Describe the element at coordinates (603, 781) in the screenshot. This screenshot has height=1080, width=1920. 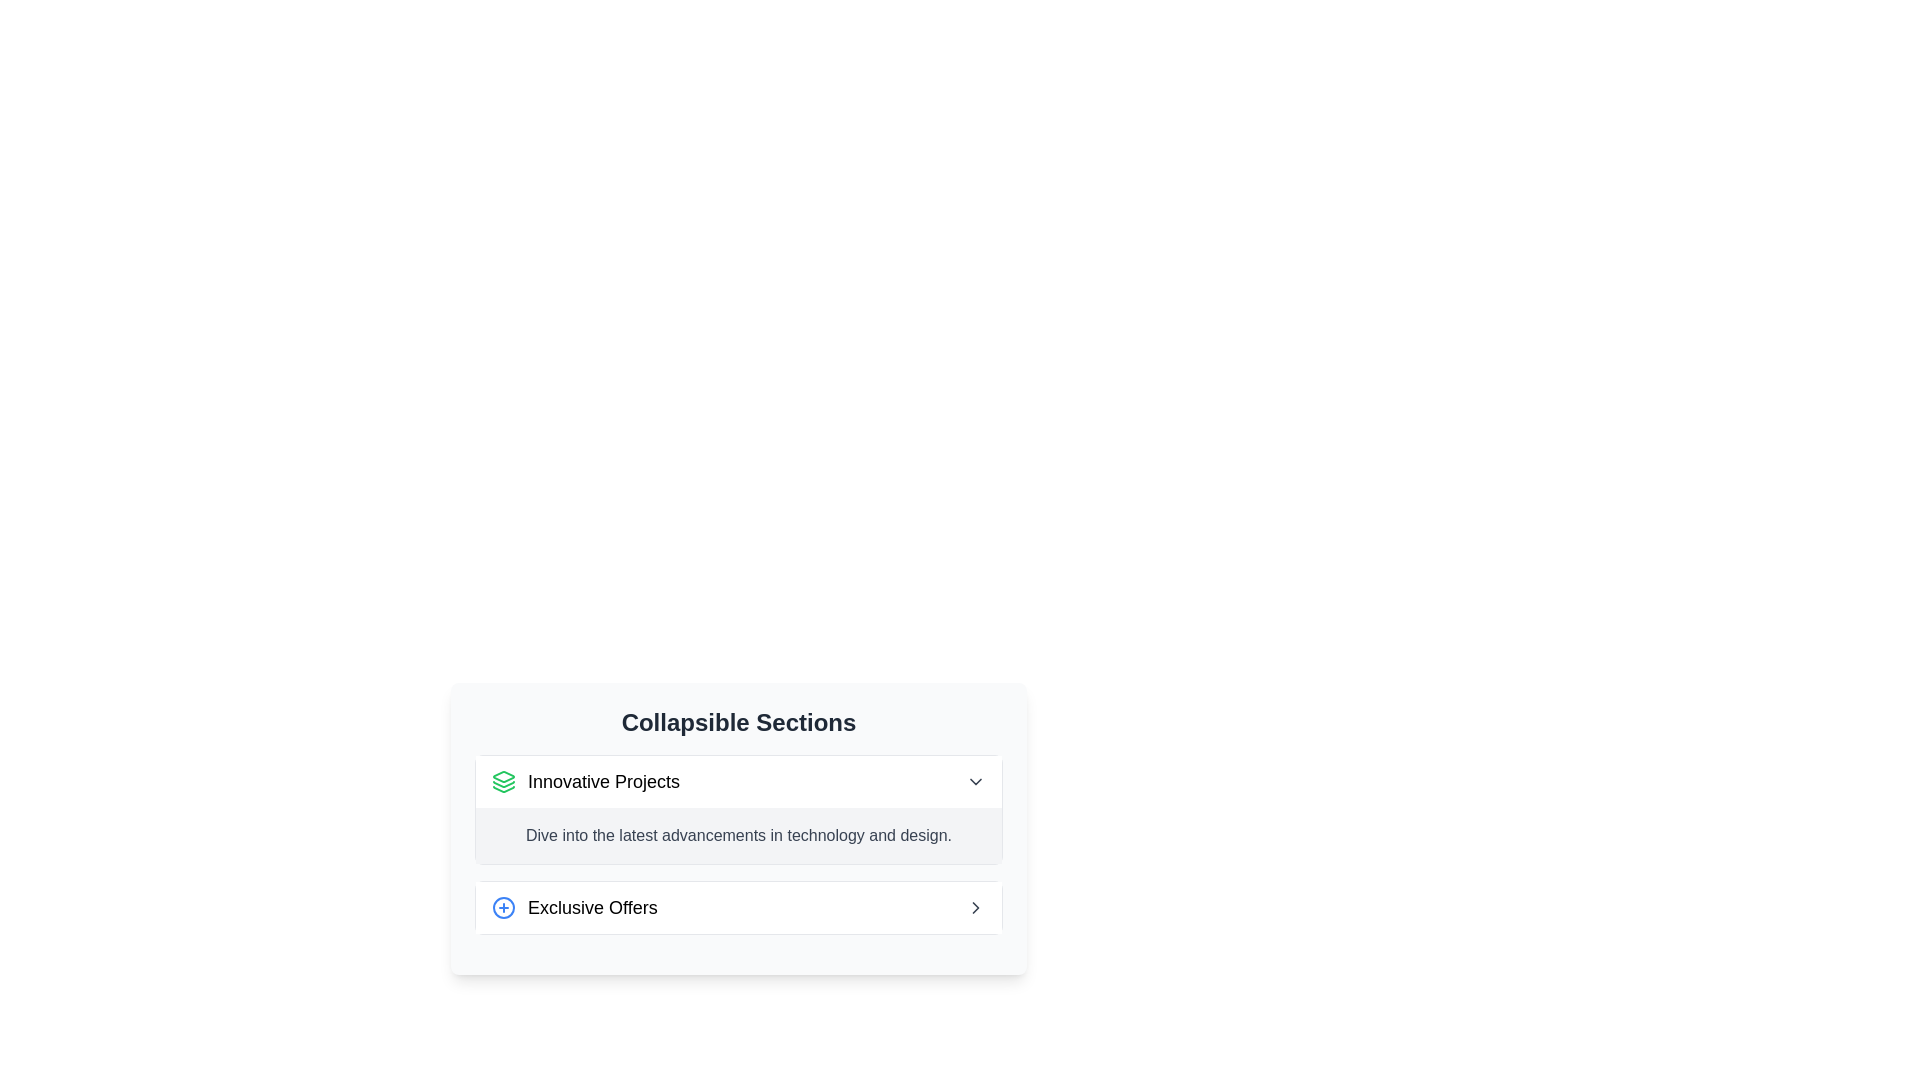
I see `the text label reading 'Innovative Projects', which is part of a section header located at the top of a collapsible section group, positioned to the right of a green layered icon` at that location.